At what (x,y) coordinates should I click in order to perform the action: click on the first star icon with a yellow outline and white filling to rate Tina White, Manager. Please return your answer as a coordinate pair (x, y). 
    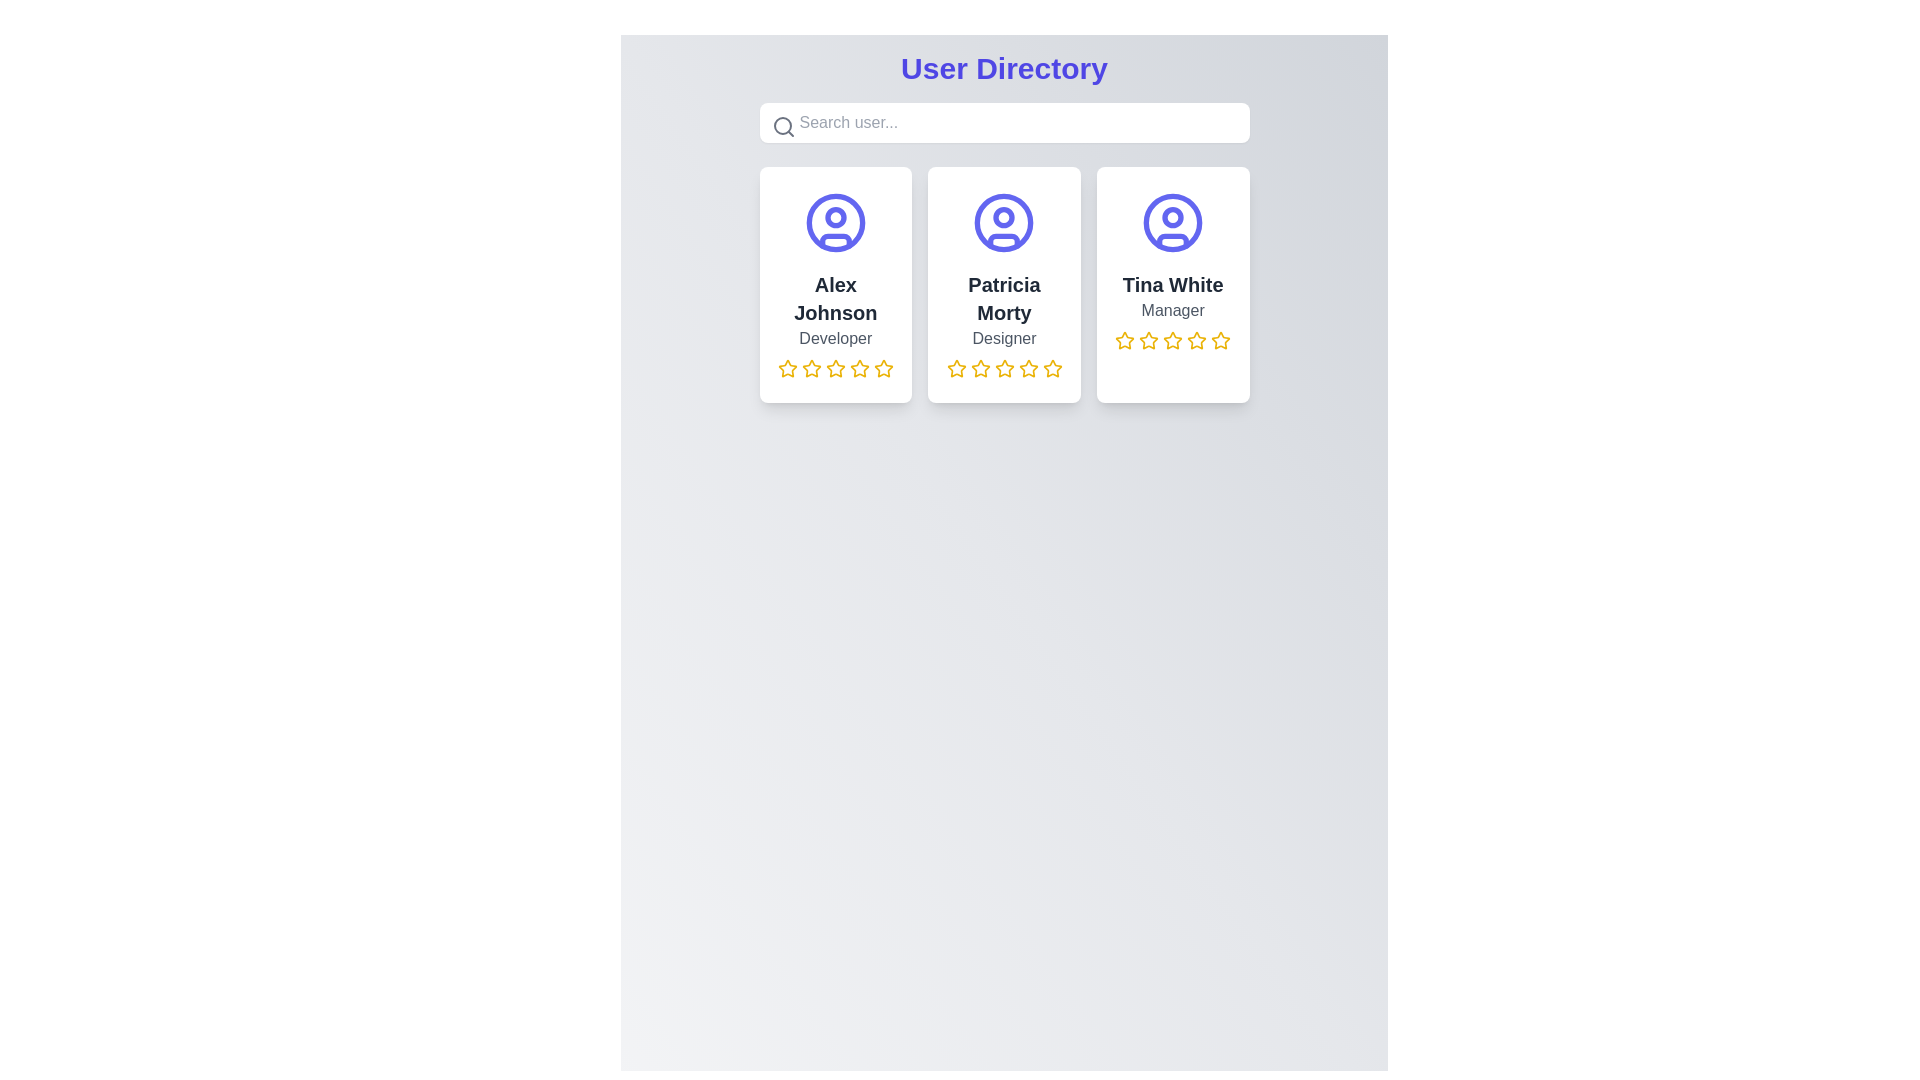
    Looking at the image, I should click on (1125, 339).